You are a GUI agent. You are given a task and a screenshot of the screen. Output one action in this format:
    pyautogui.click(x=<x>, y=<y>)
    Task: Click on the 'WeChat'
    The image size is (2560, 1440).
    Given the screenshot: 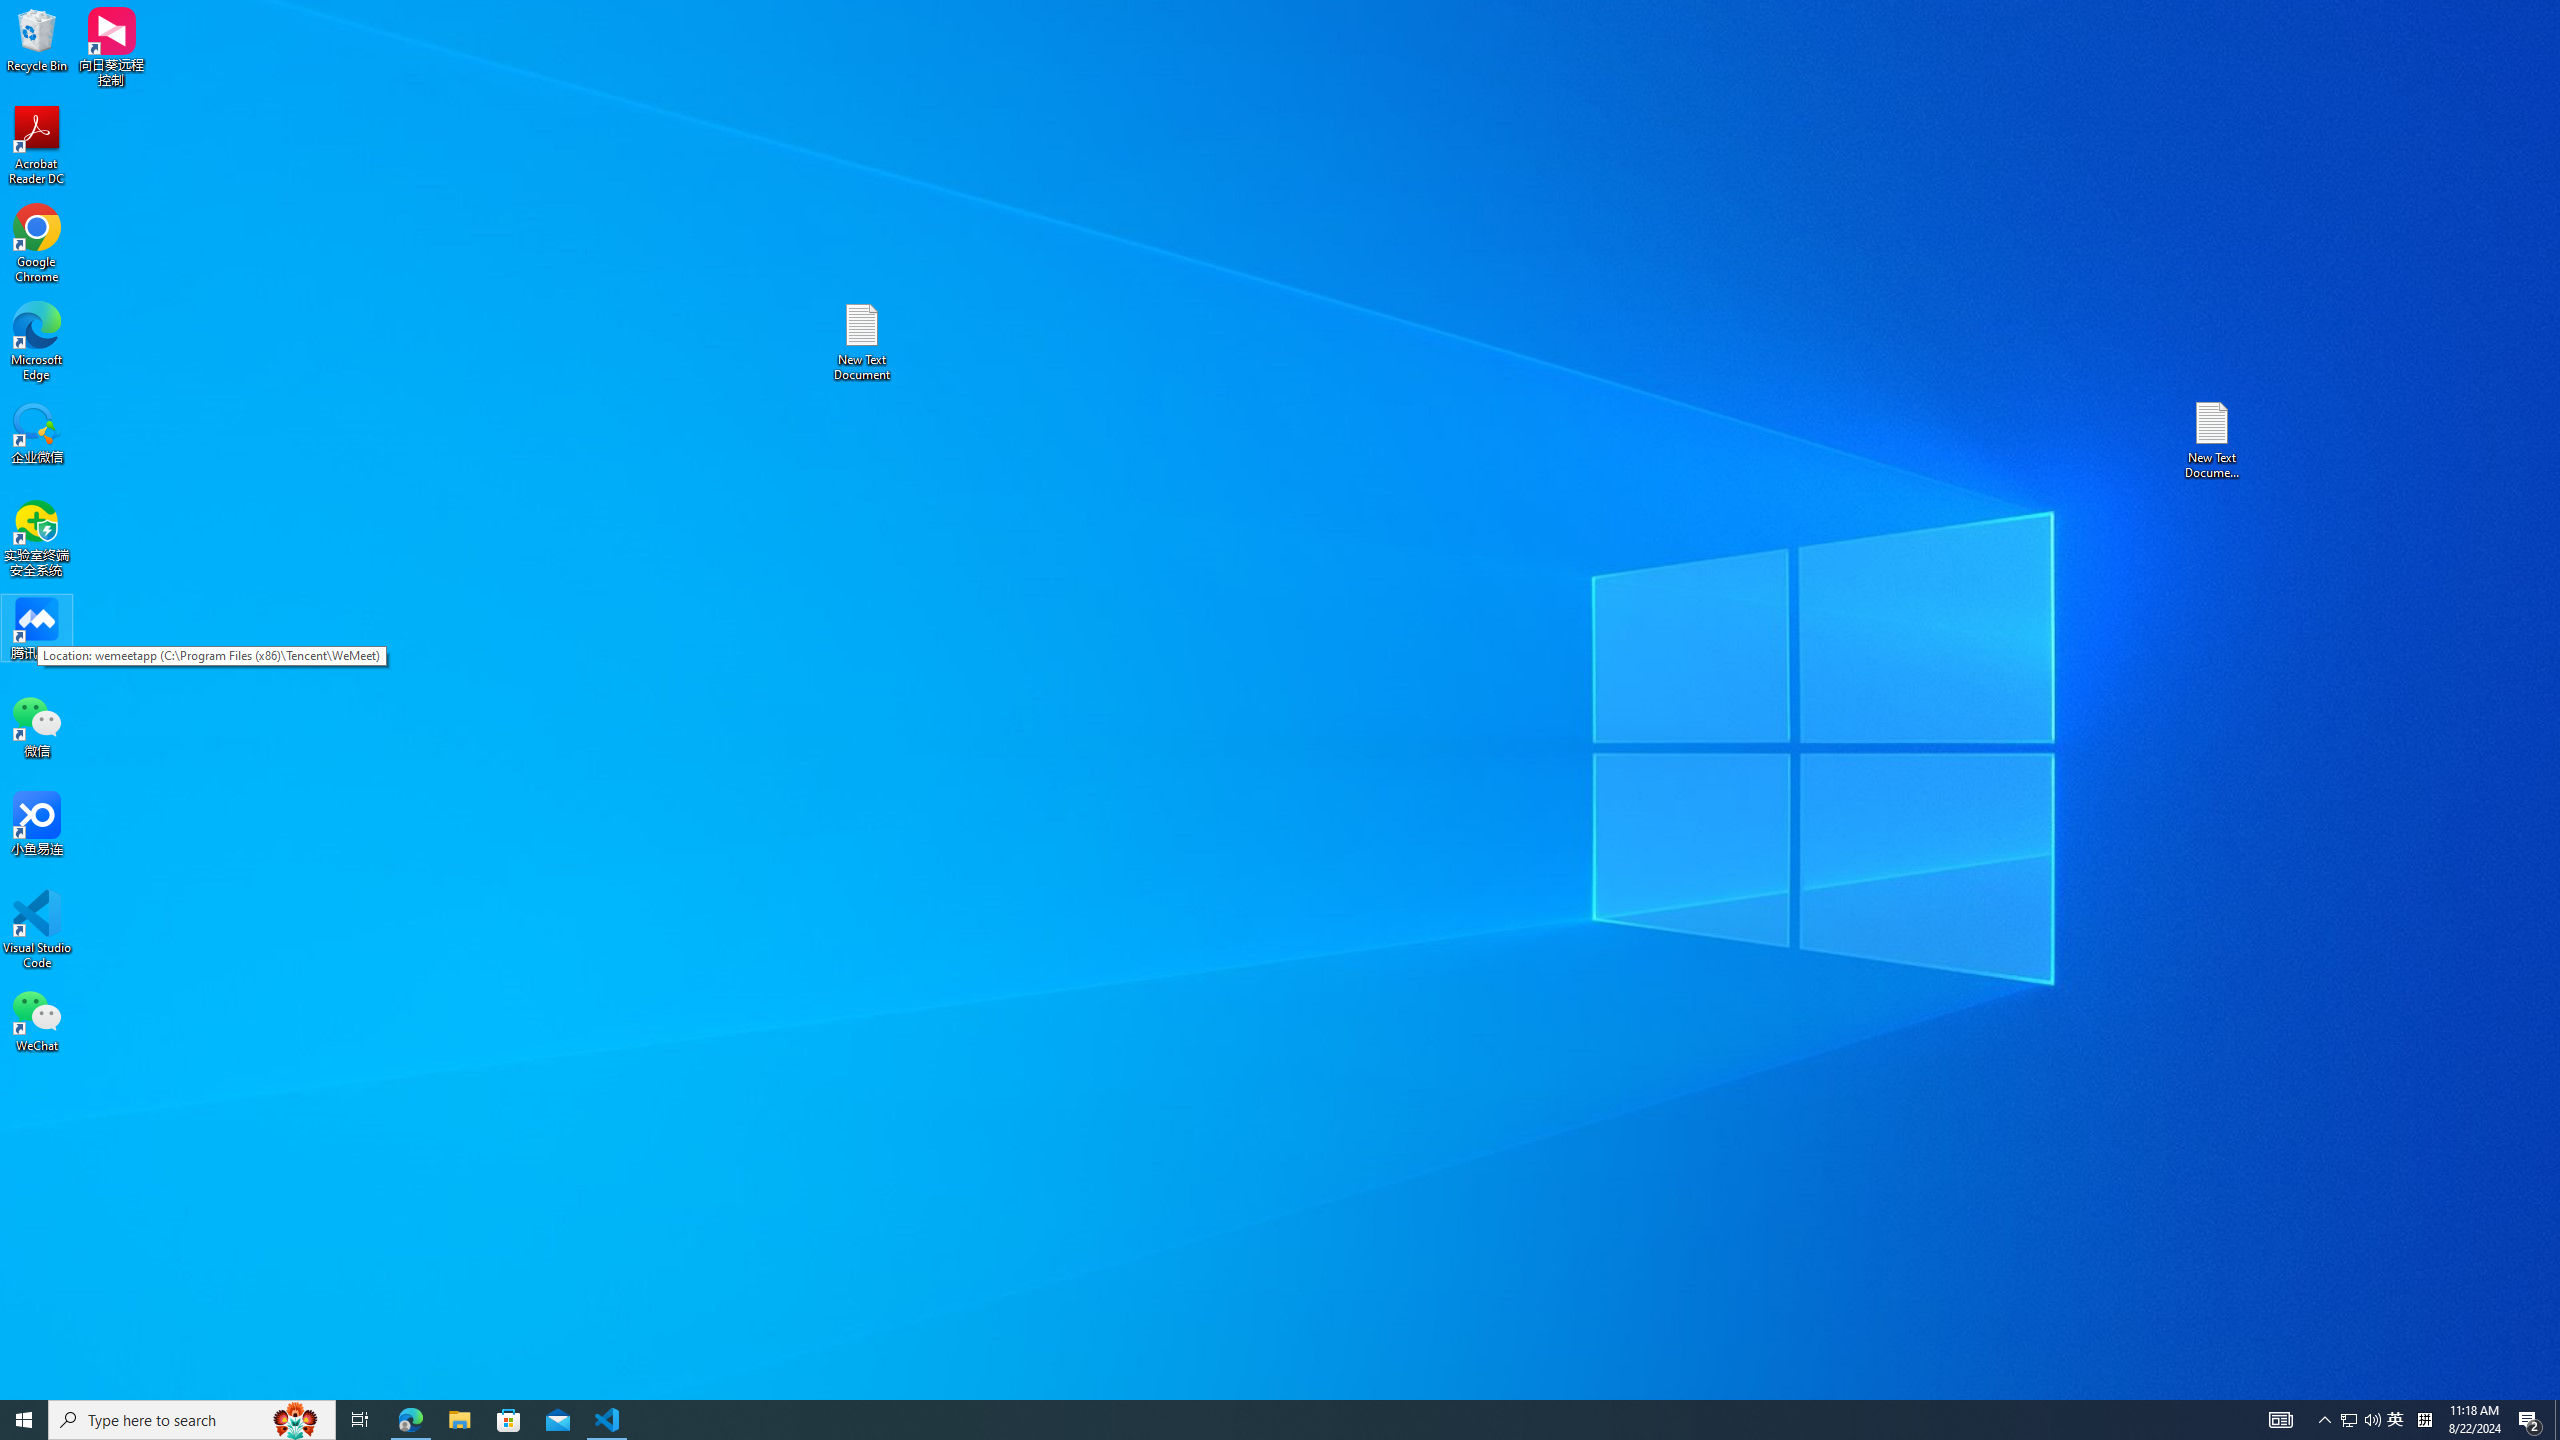 What is the action you would take?
    pyautogui.click(x=36, y=1019)
    